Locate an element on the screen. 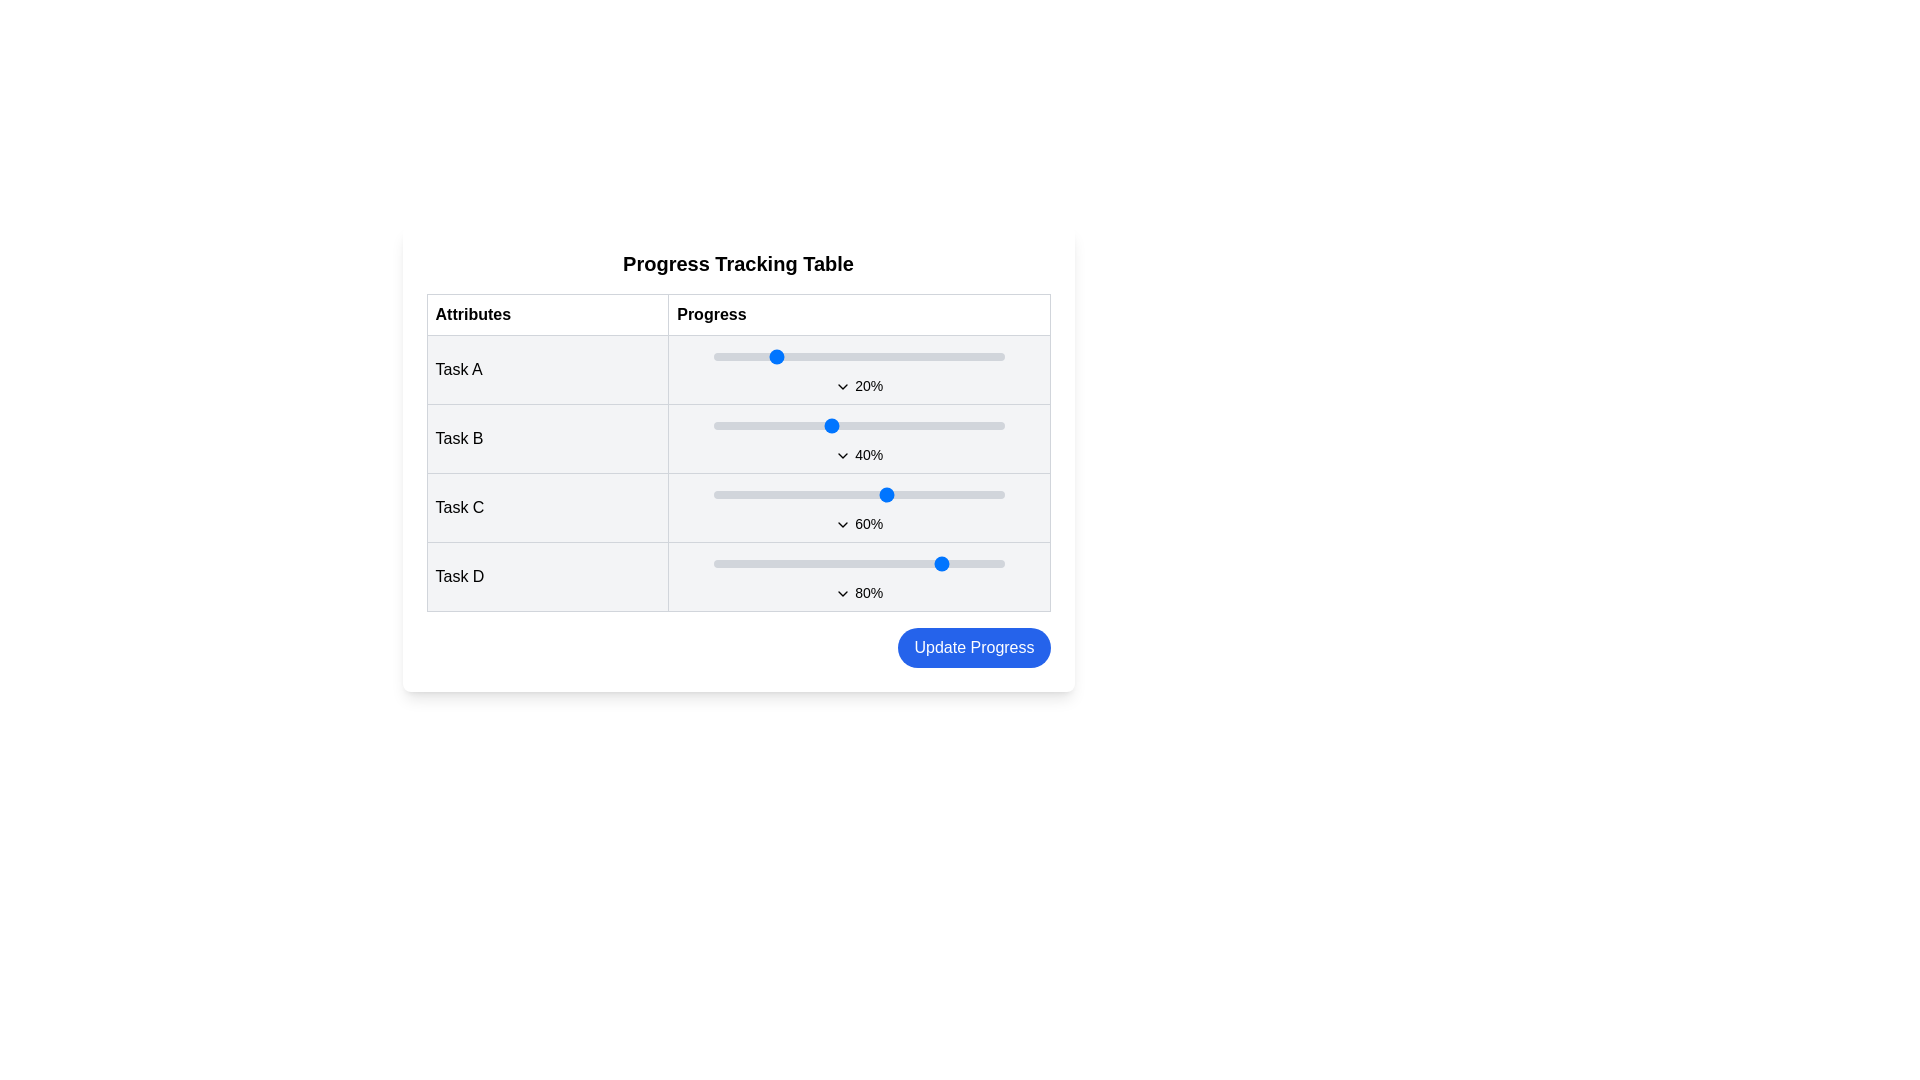 The width and height of the screenshot is (1920, 1080). the progress of Task A is located at coordinates (870, 356).